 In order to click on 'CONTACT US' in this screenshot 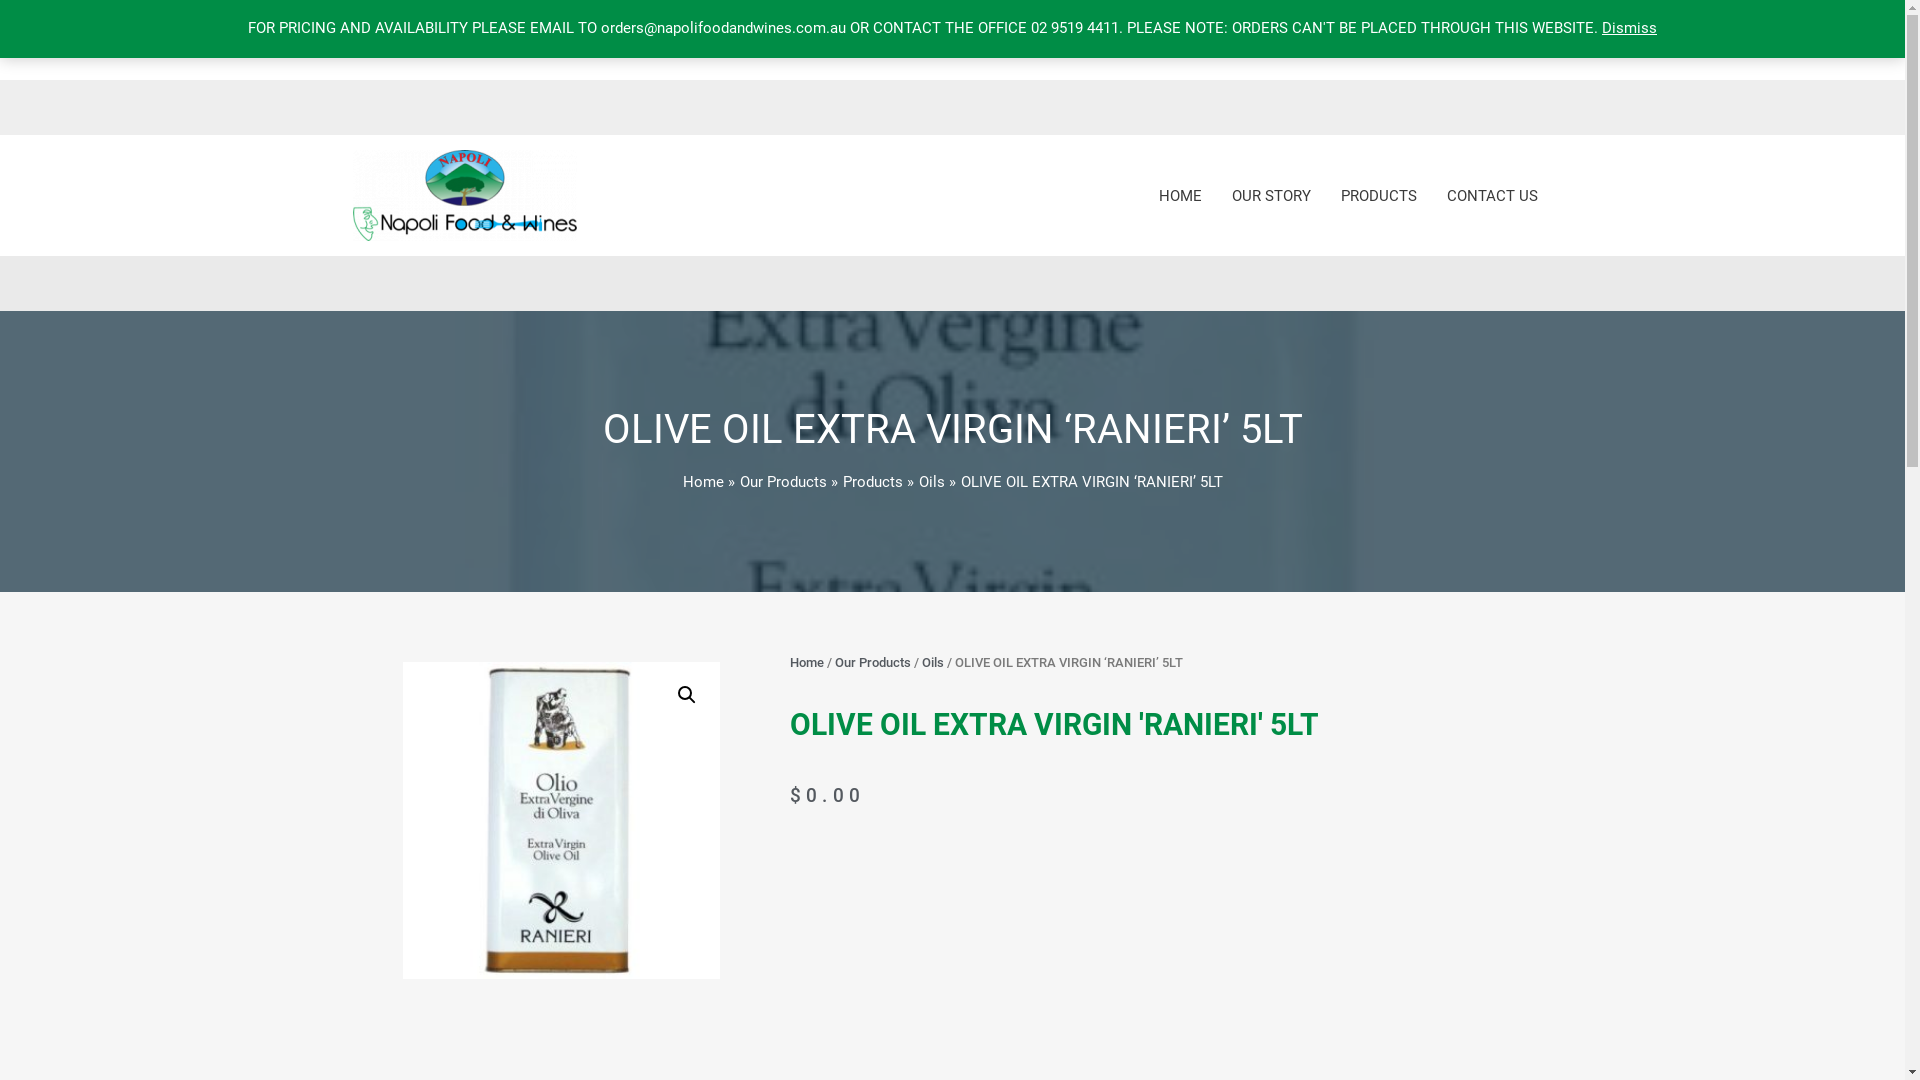, I will do `click(1492, 195)`.